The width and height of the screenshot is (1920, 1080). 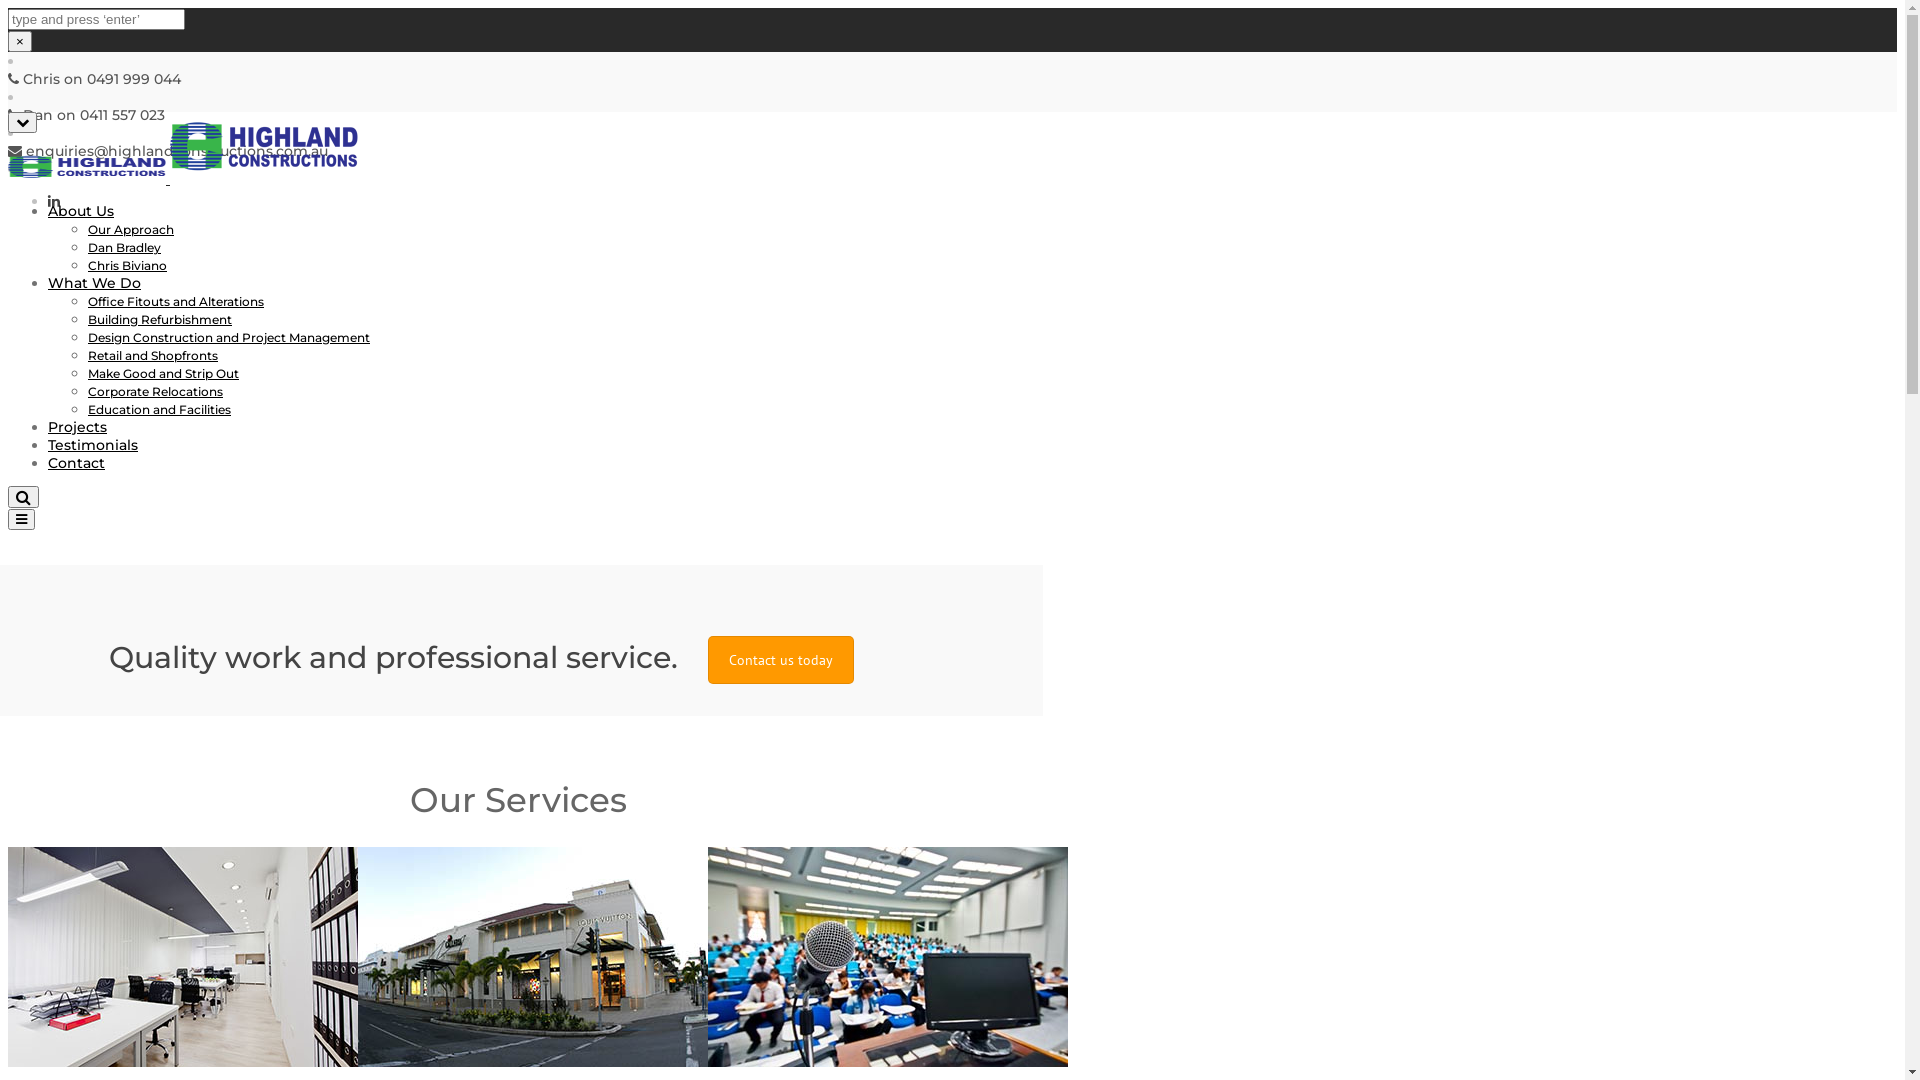 What do you see at coordinates (80, 211) in the screenshot?
I see `'About Us'` at bounding box center [80, 211].